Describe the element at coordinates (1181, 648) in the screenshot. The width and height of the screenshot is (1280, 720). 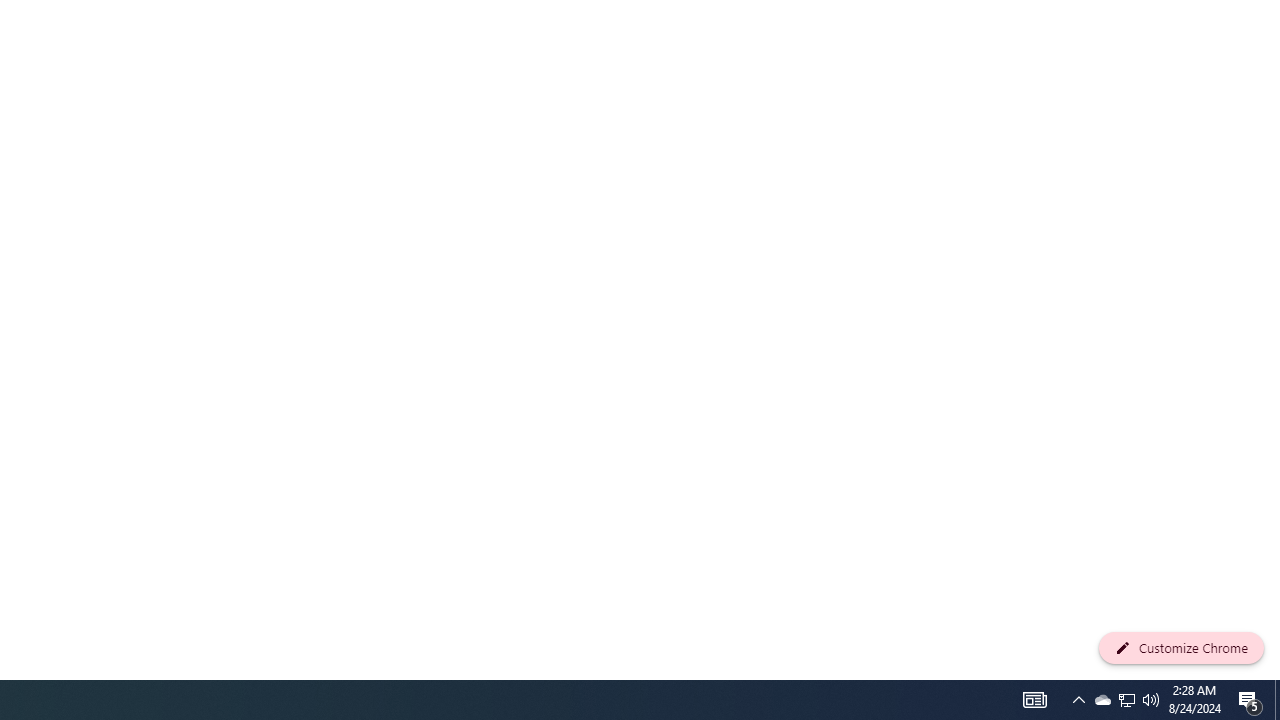
I see `'Customize Chrome'` at that location.